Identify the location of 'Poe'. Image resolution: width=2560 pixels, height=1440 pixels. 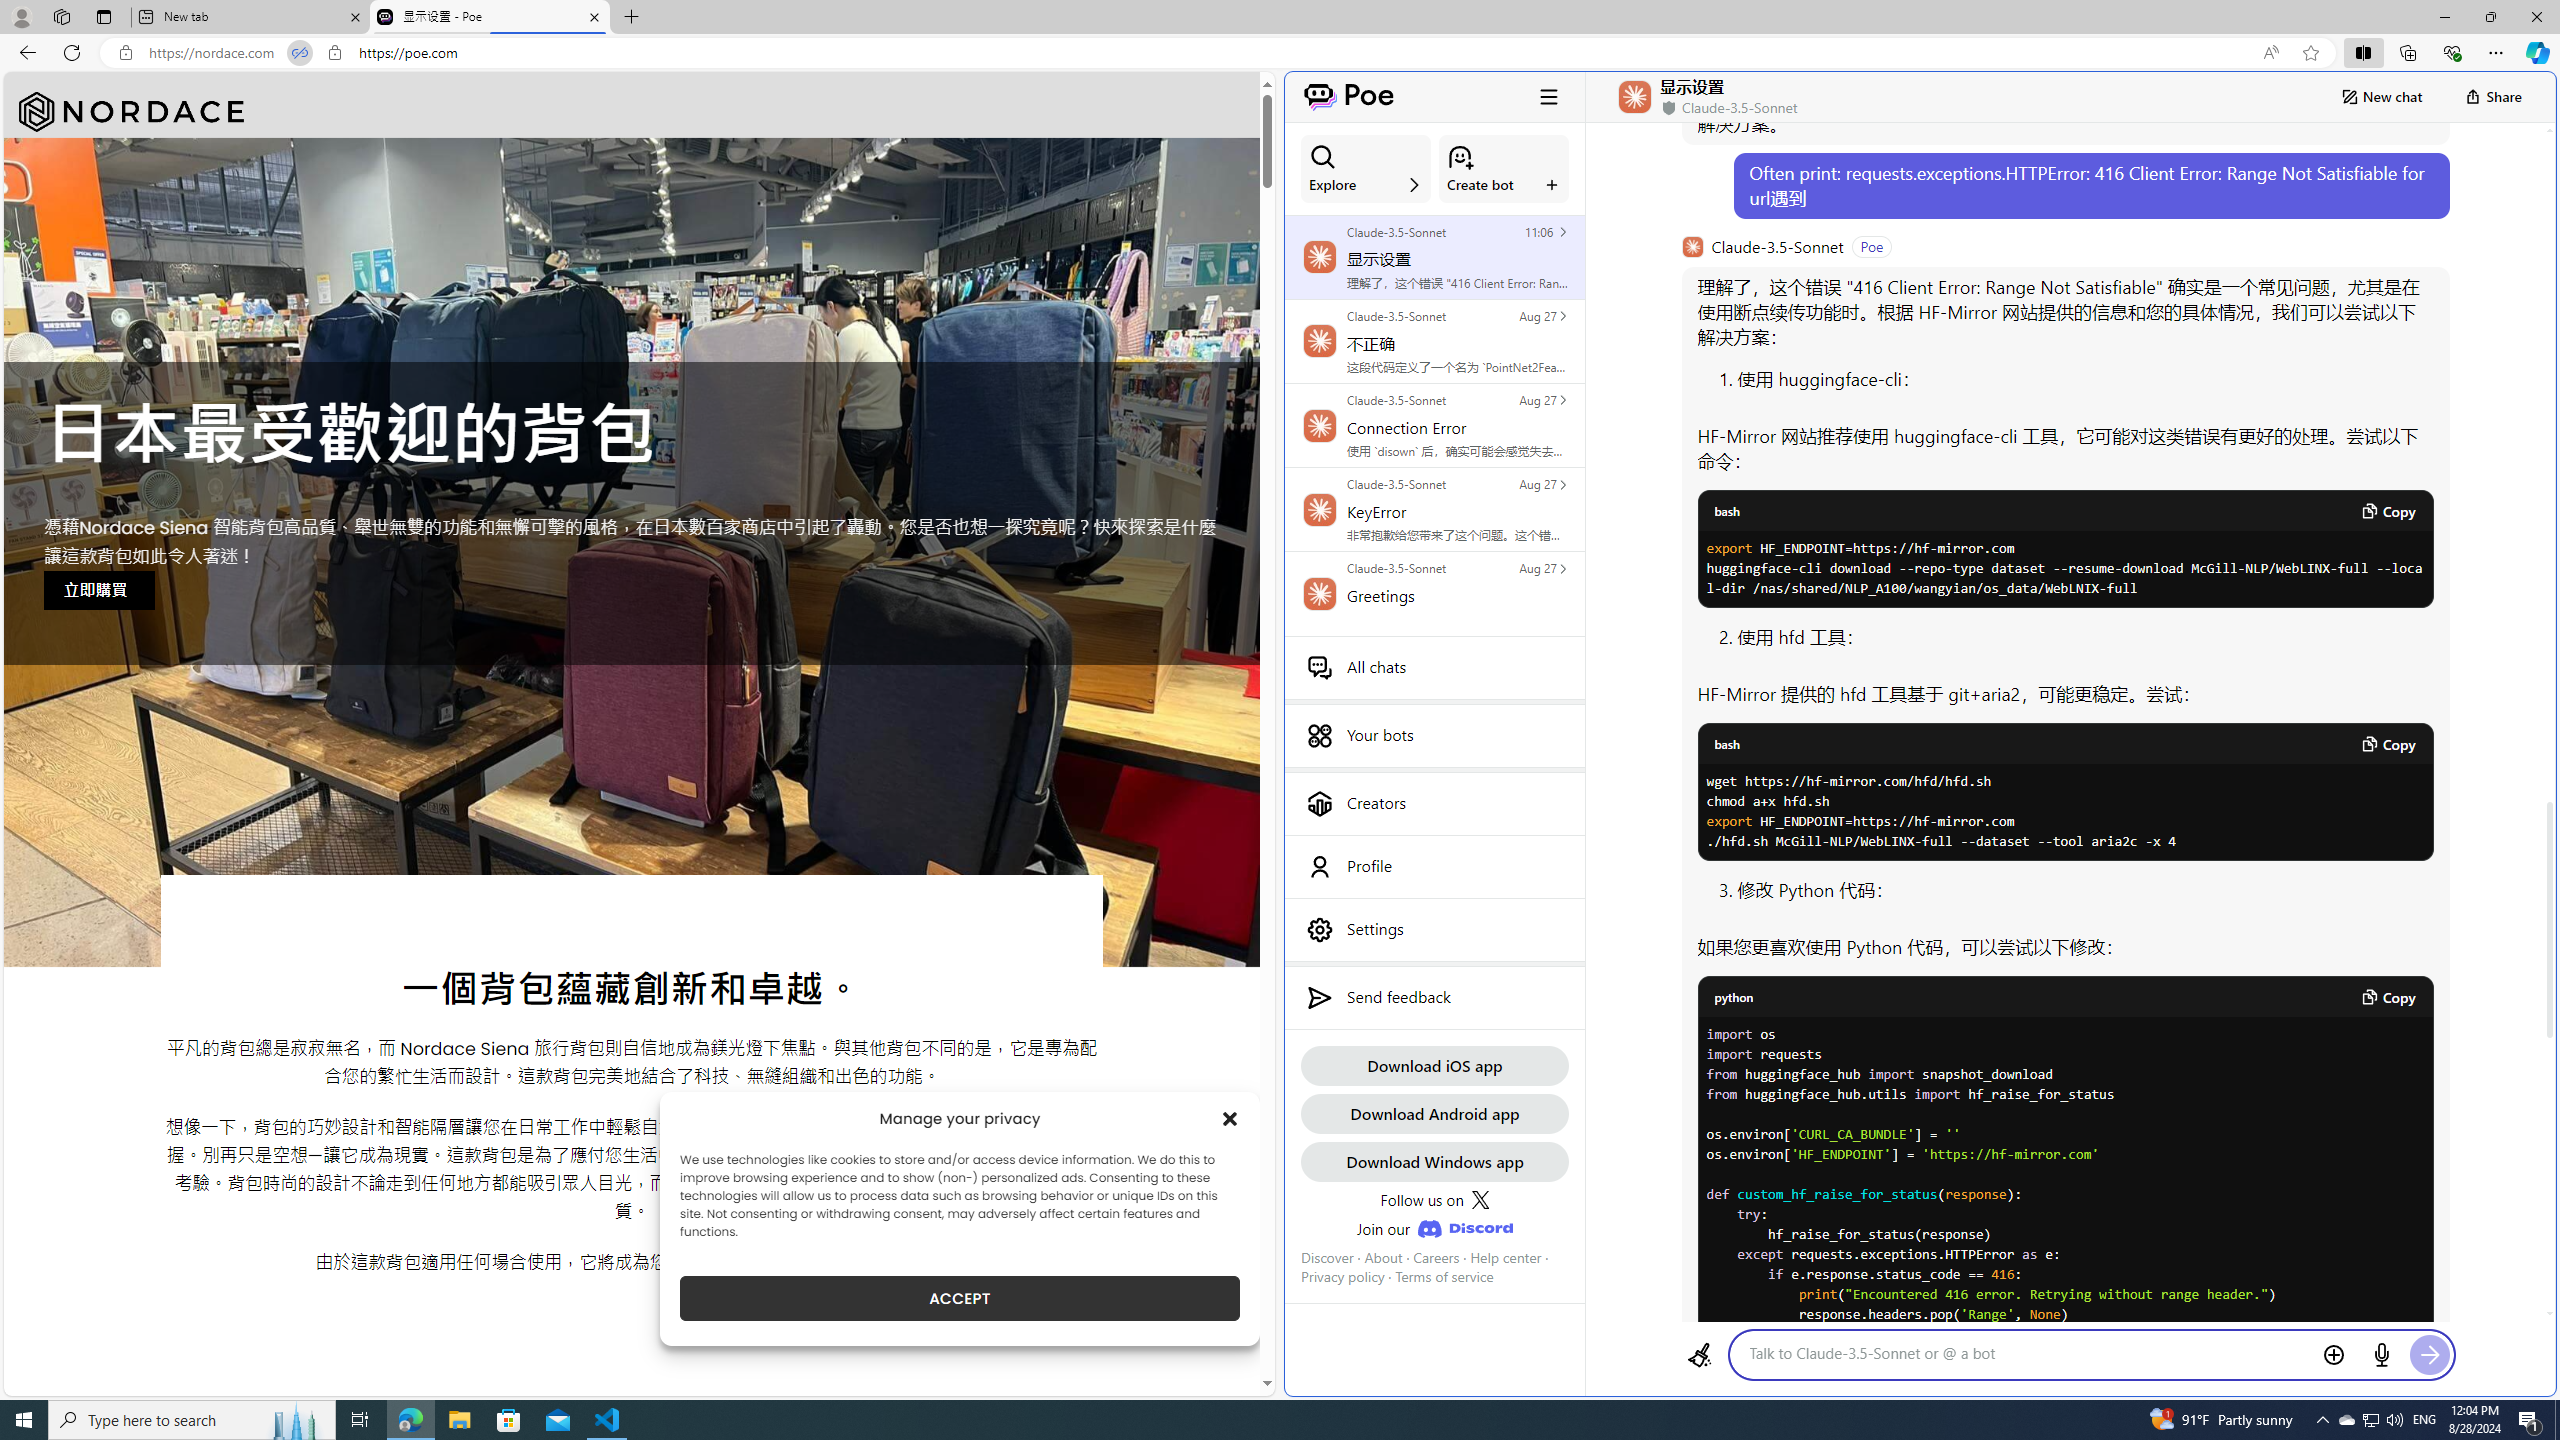
(1349, 96).